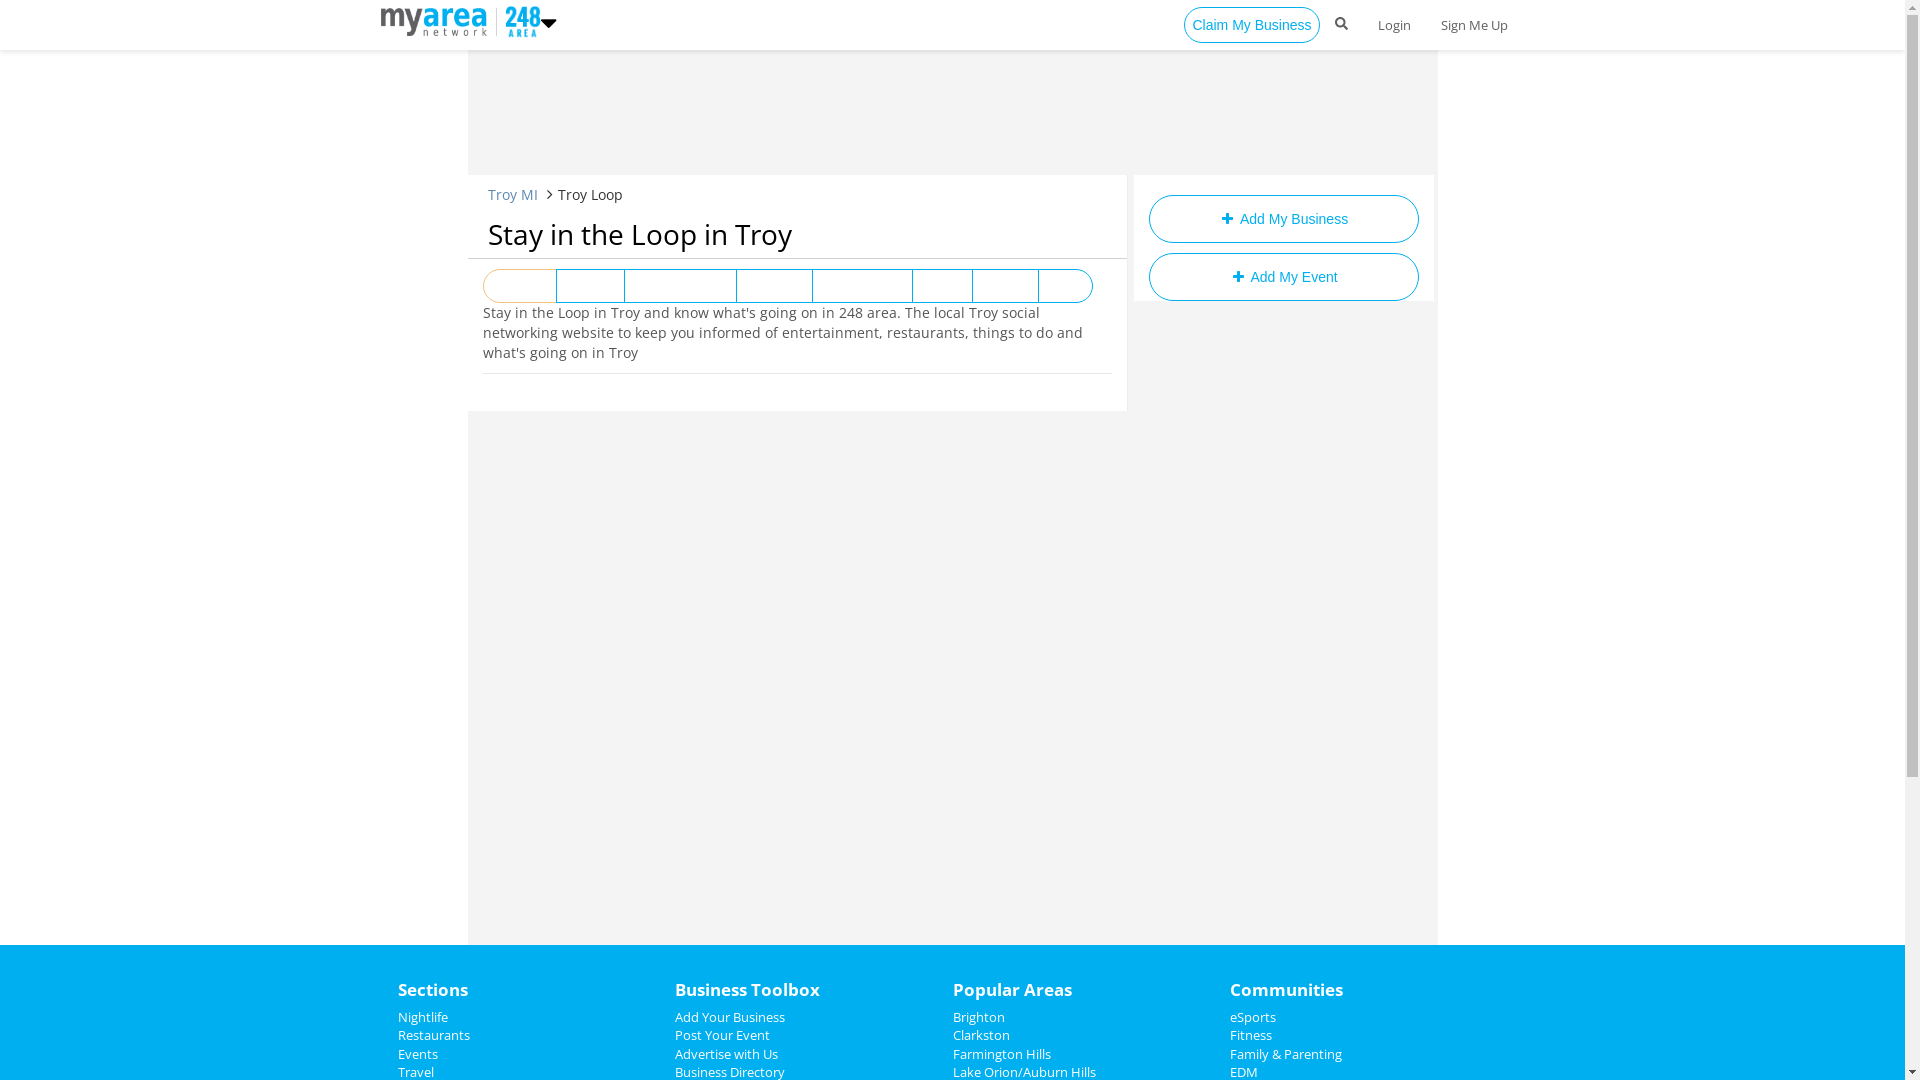 This screenshot has width=1920, height=1080. I want to click on 'Restaurants', so click(862, 285).